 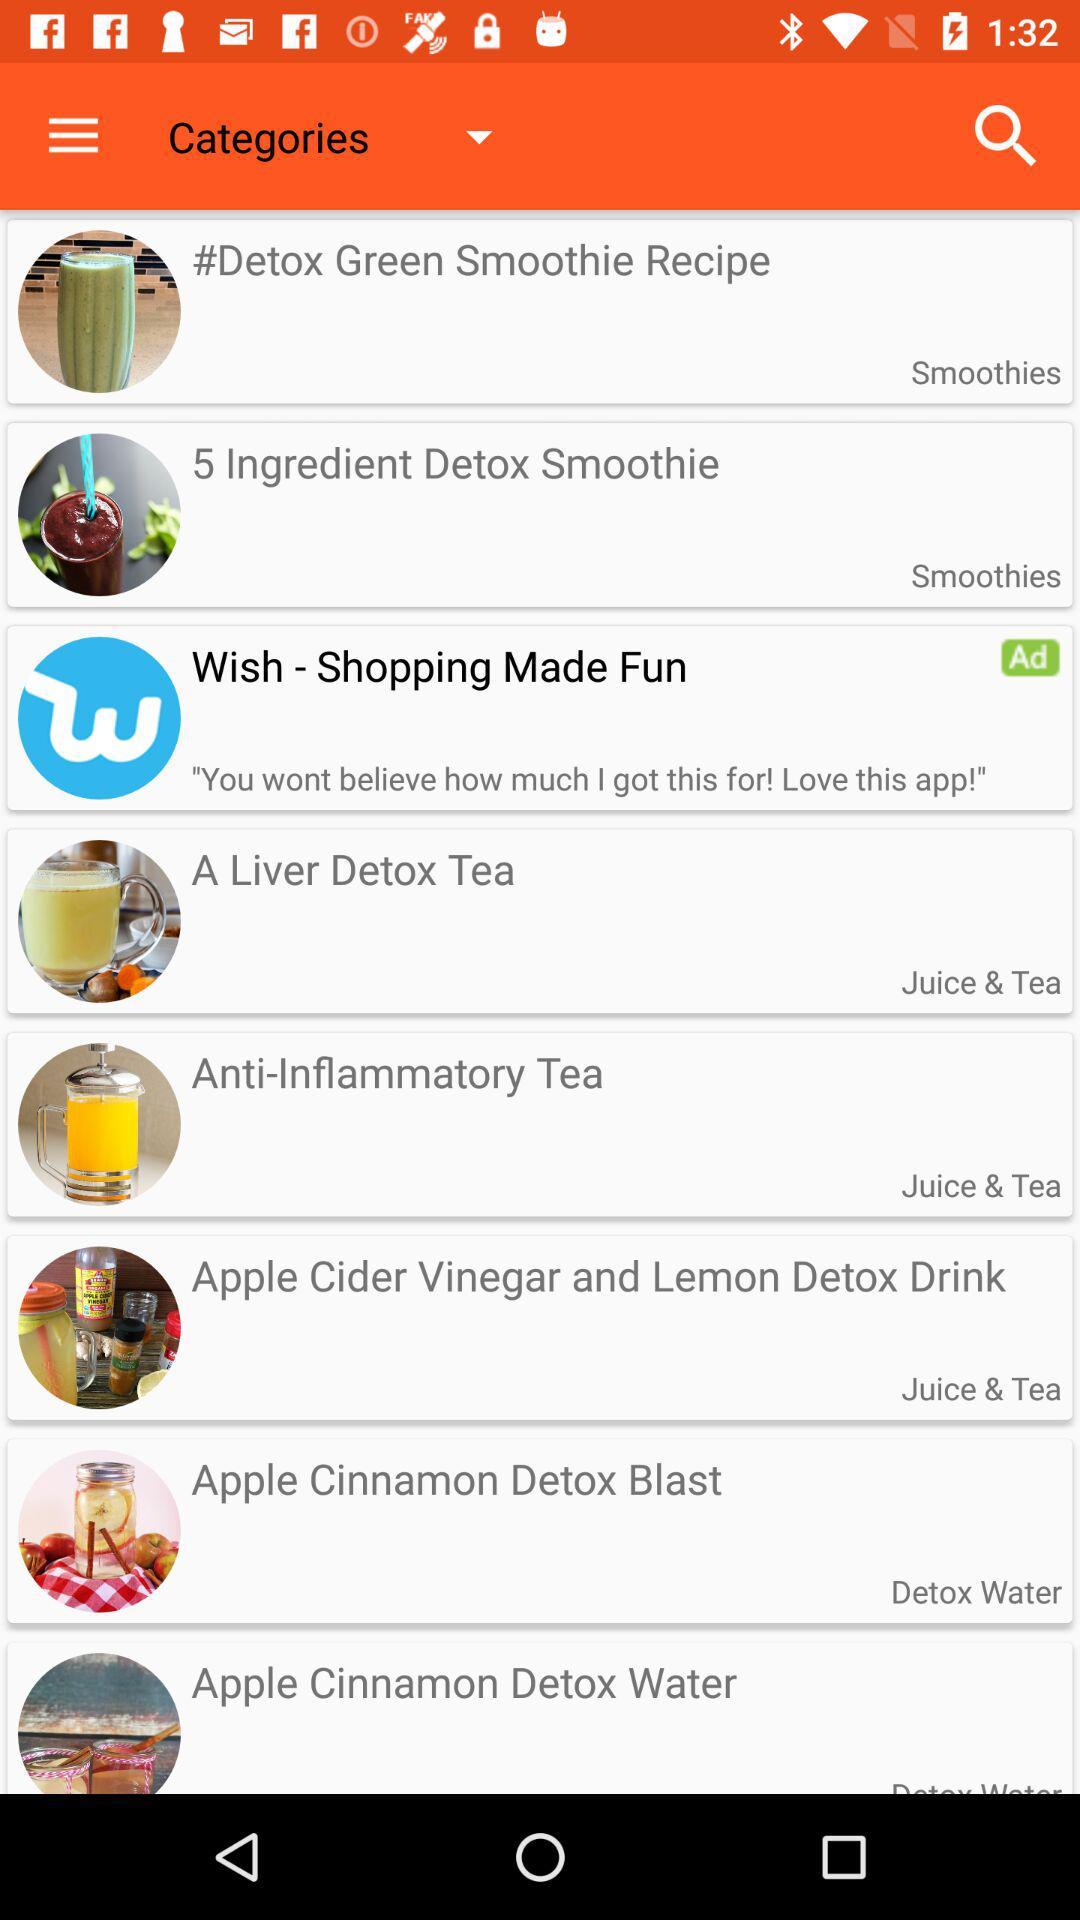 I want to click on the icon above you wont believe, so click(x=594, y=665).